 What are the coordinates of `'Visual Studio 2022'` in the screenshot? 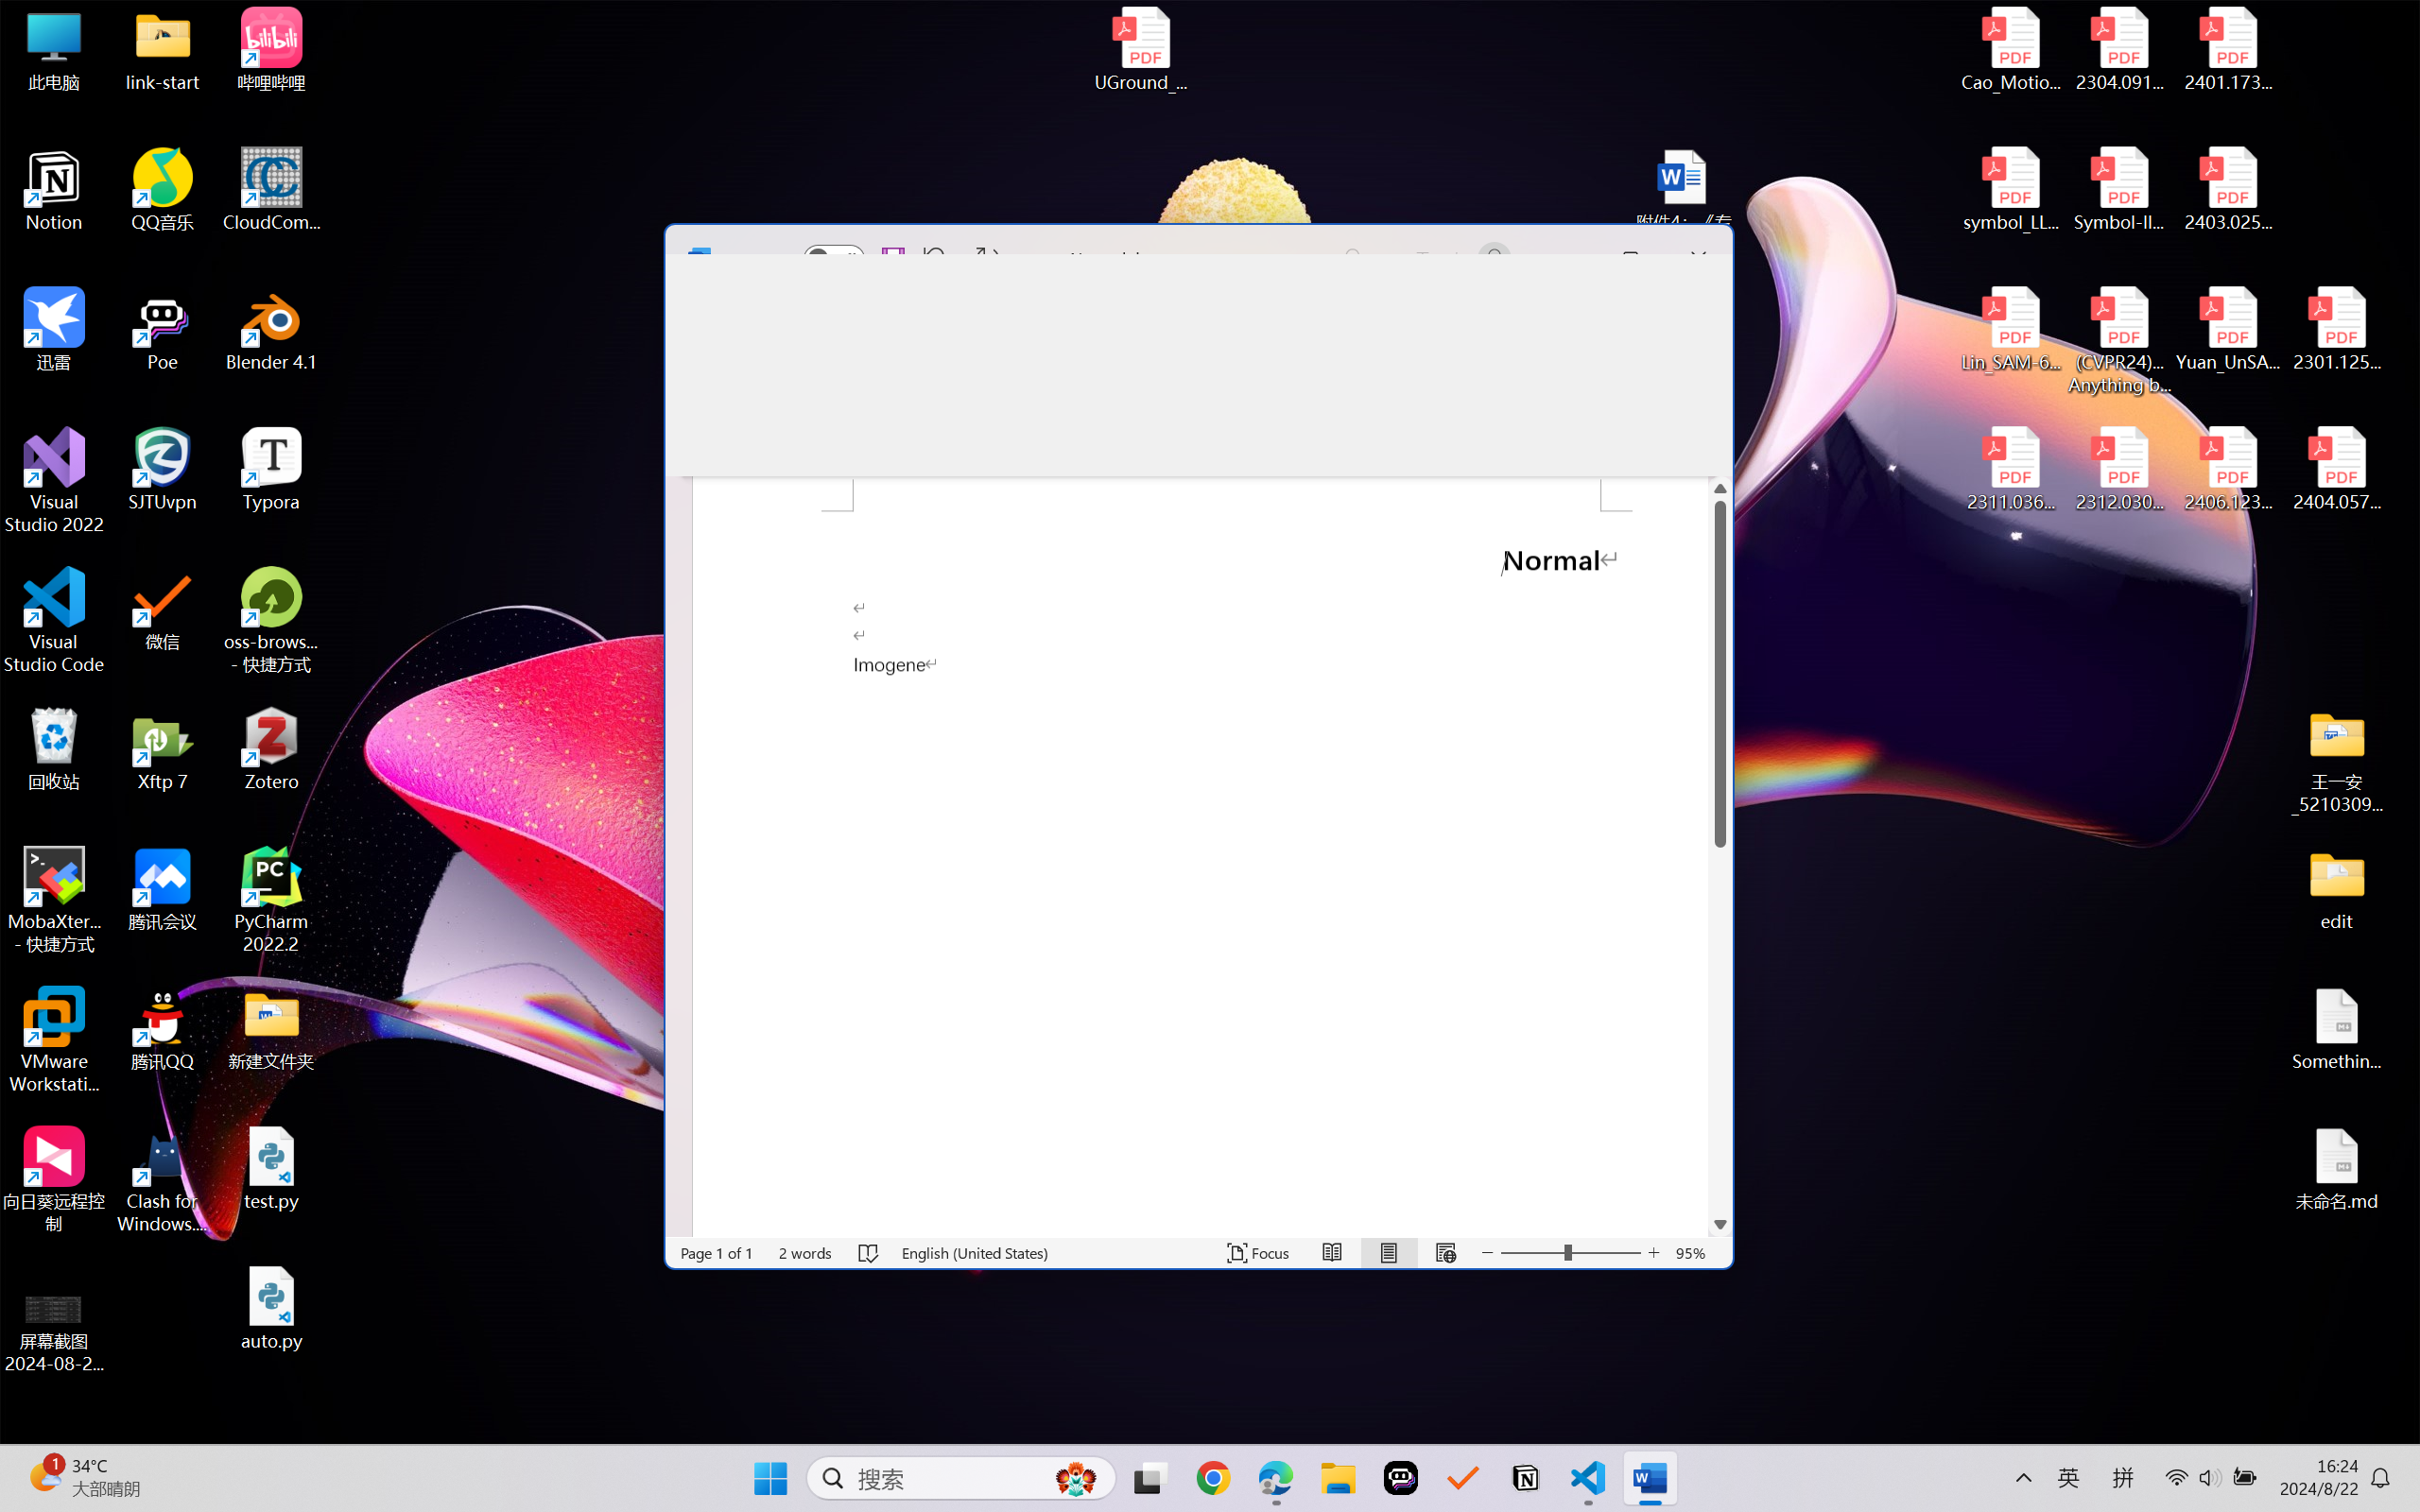 It's located at (53, 481).